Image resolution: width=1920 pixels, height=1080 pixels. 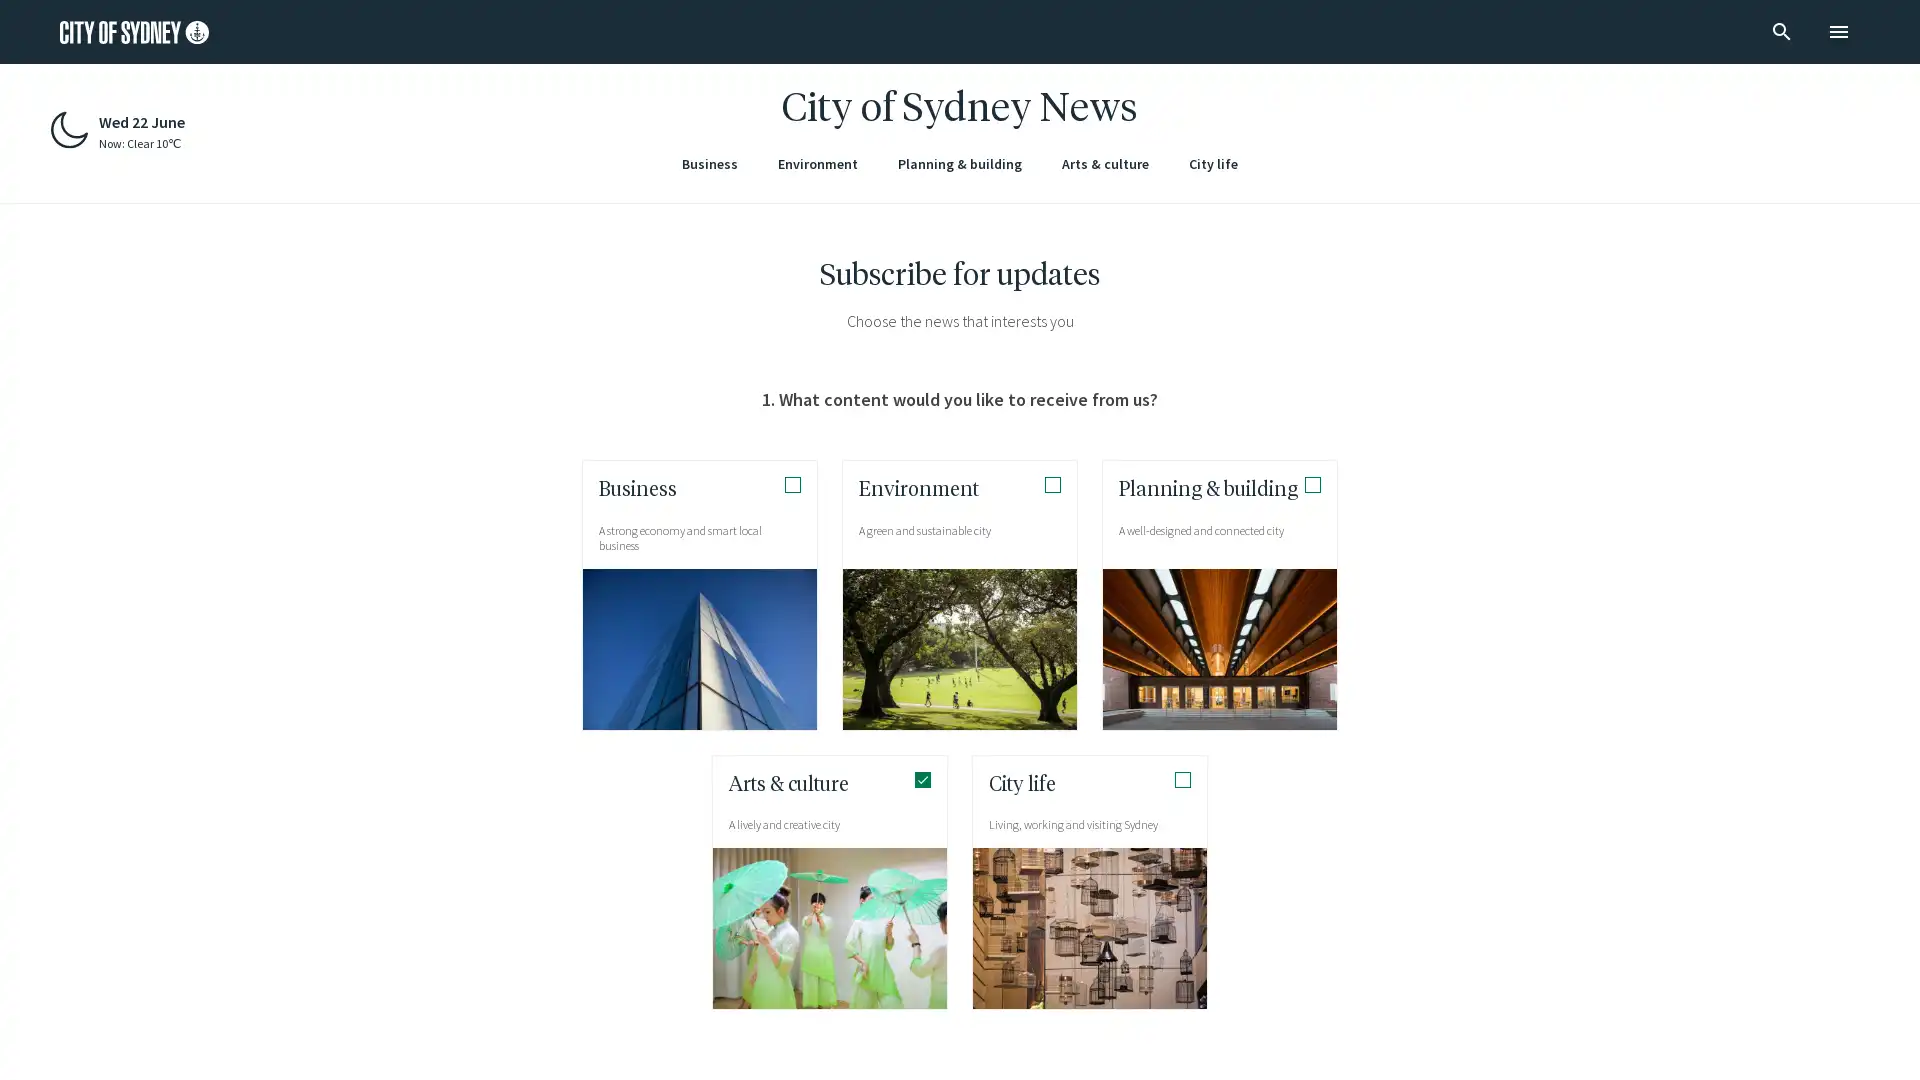 I want to click on search, so click(x=1781, y=31).